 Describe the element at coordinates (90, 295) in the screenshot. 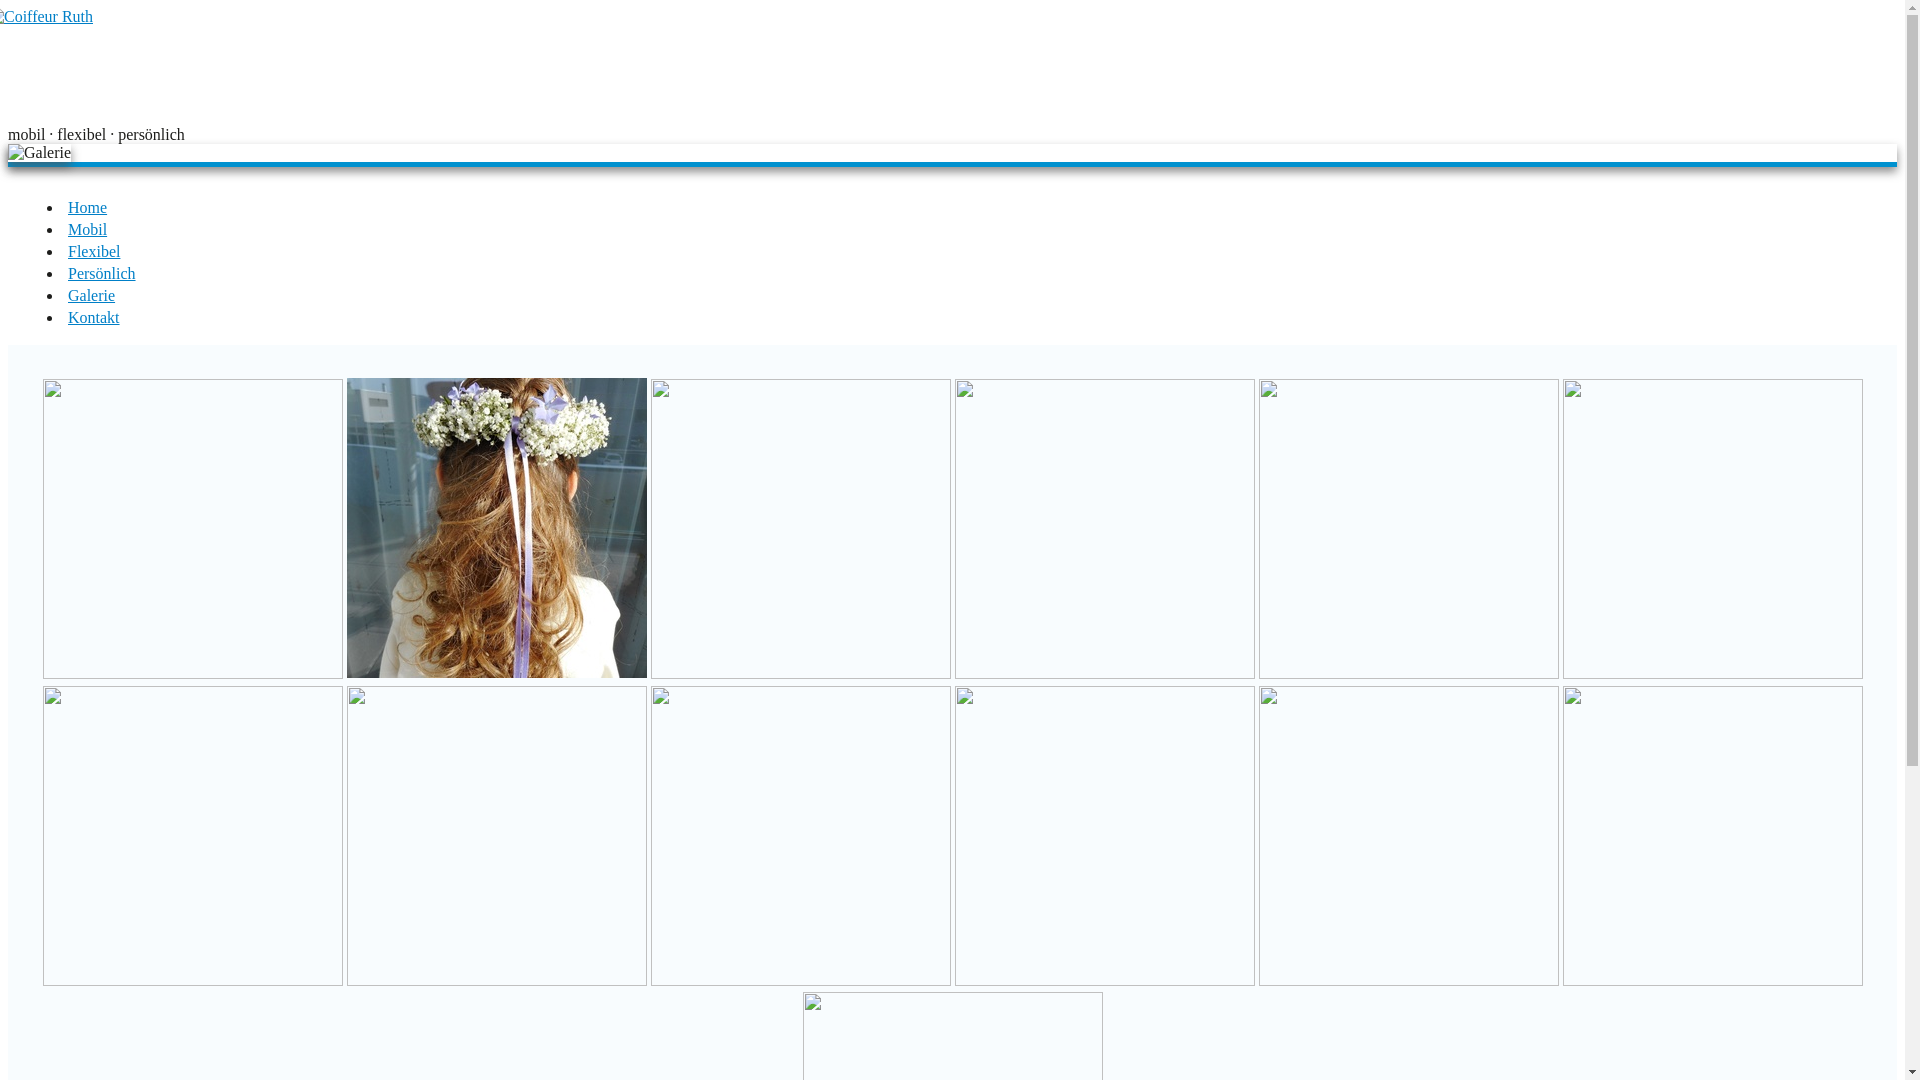

I see `'Galerie'` at that location.